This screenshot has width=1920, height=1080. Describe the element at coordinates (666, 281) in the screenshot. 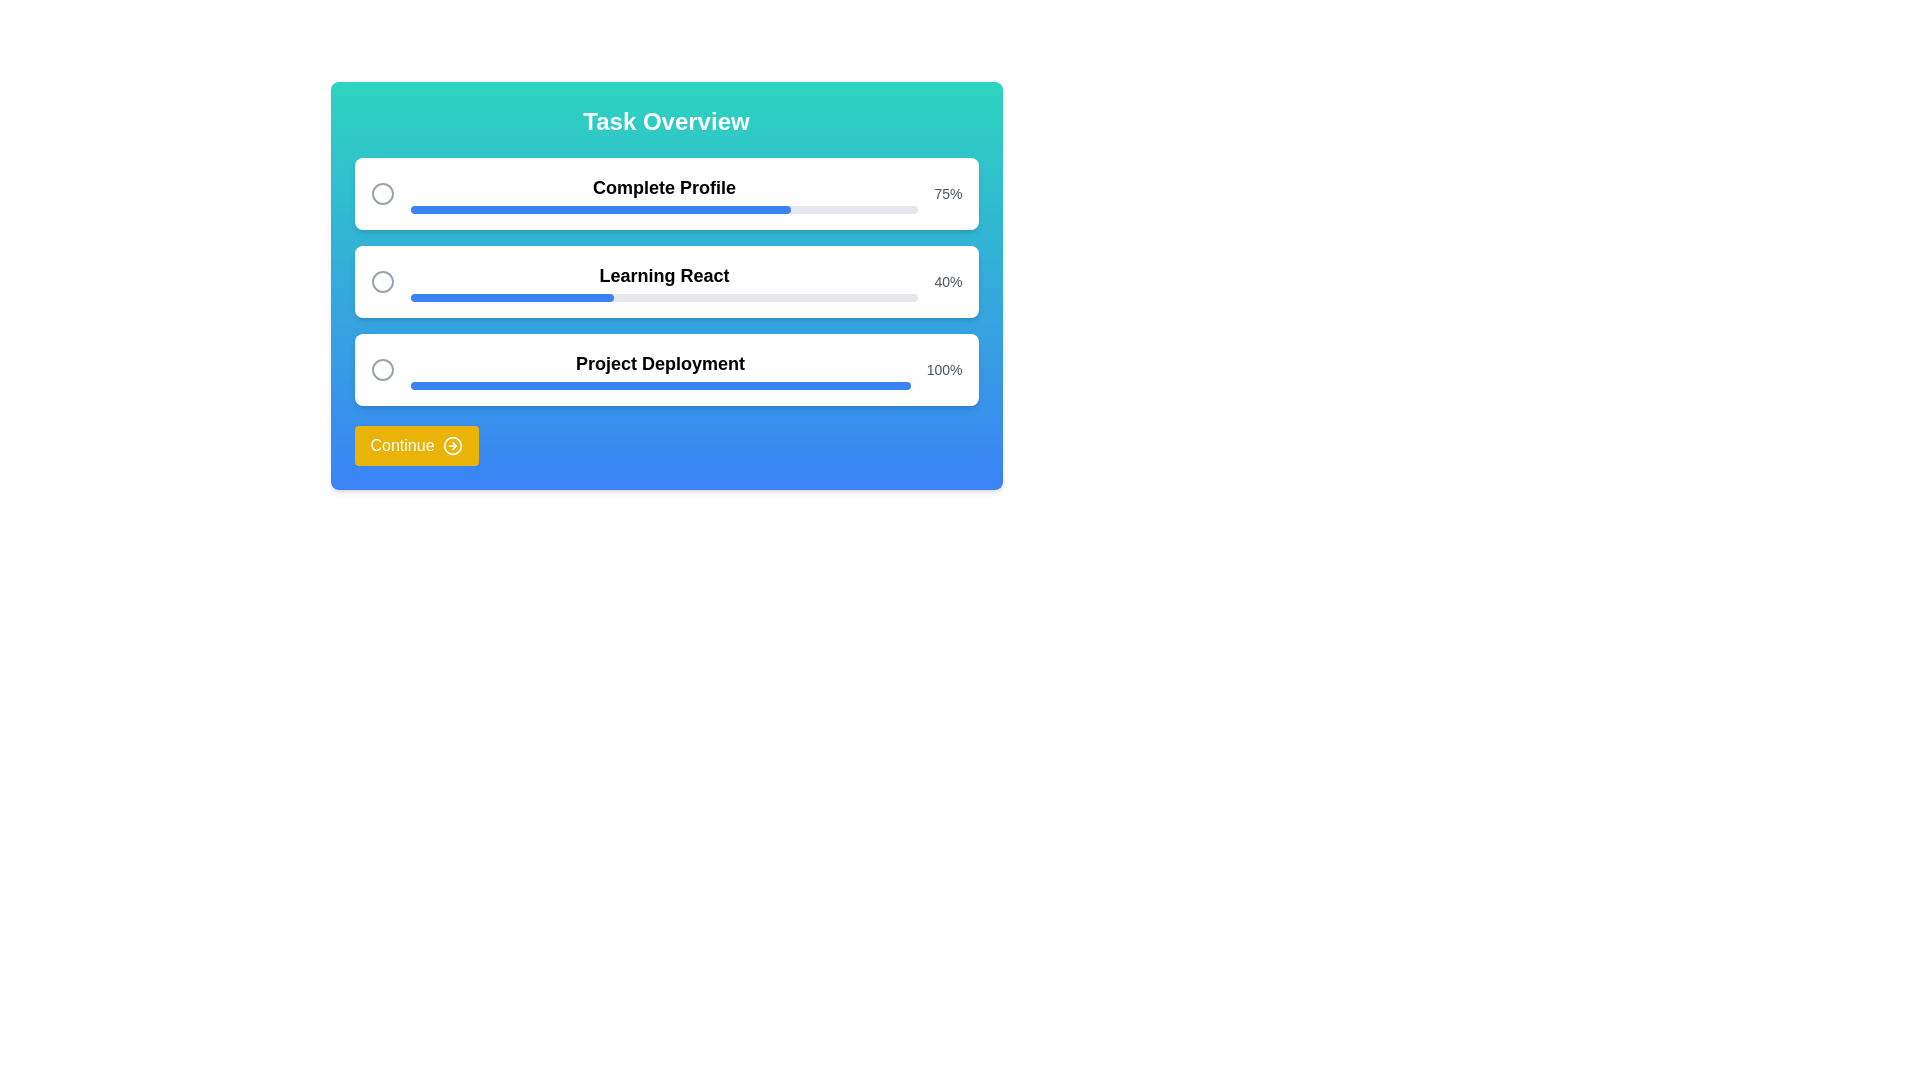

I see `the centrally located Progress bar group with labels and indicators that displays task completion levels, positioned below the 'Task Overview' title` at that location.